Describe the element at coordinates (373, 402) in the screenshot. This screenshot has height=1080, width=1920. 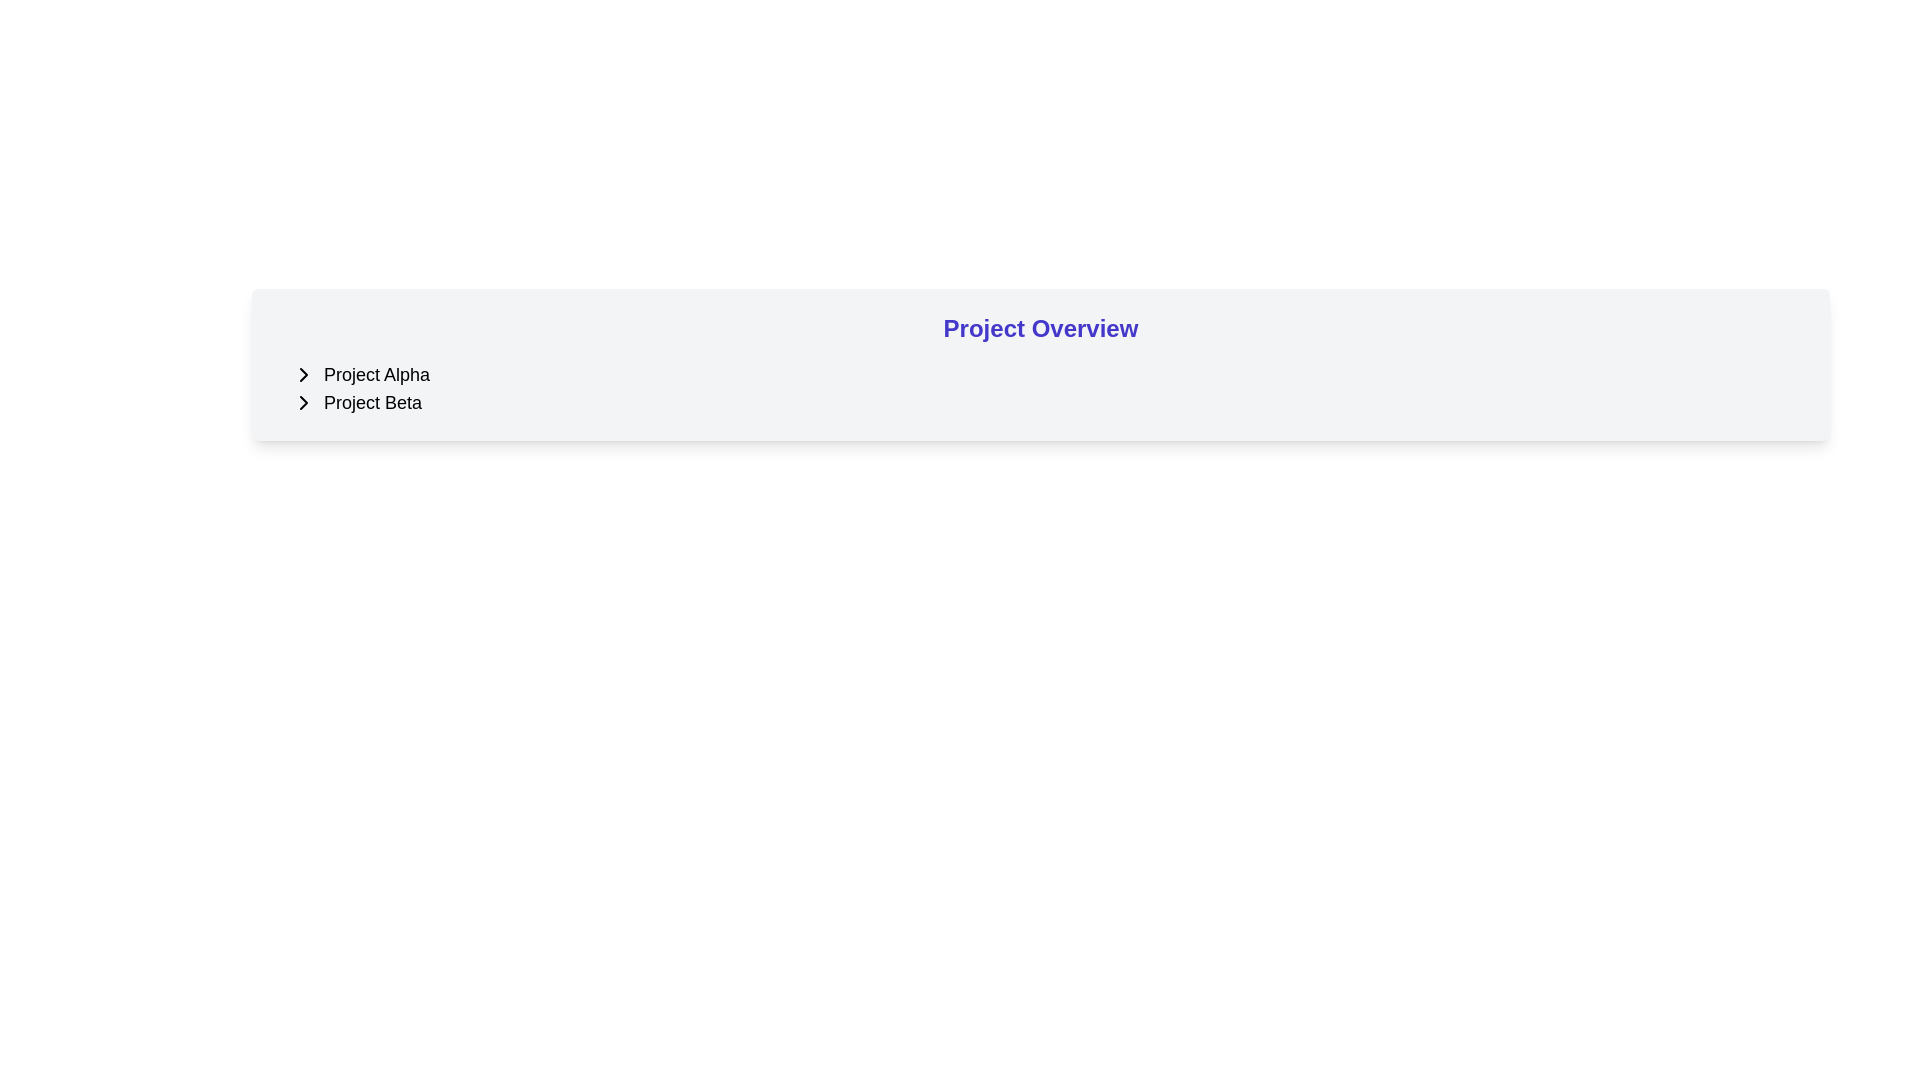
I see `the text label displaying 'Project Beta' which is styled in a moderately large font and aligned with an adjacent arrow indicator` at that location.